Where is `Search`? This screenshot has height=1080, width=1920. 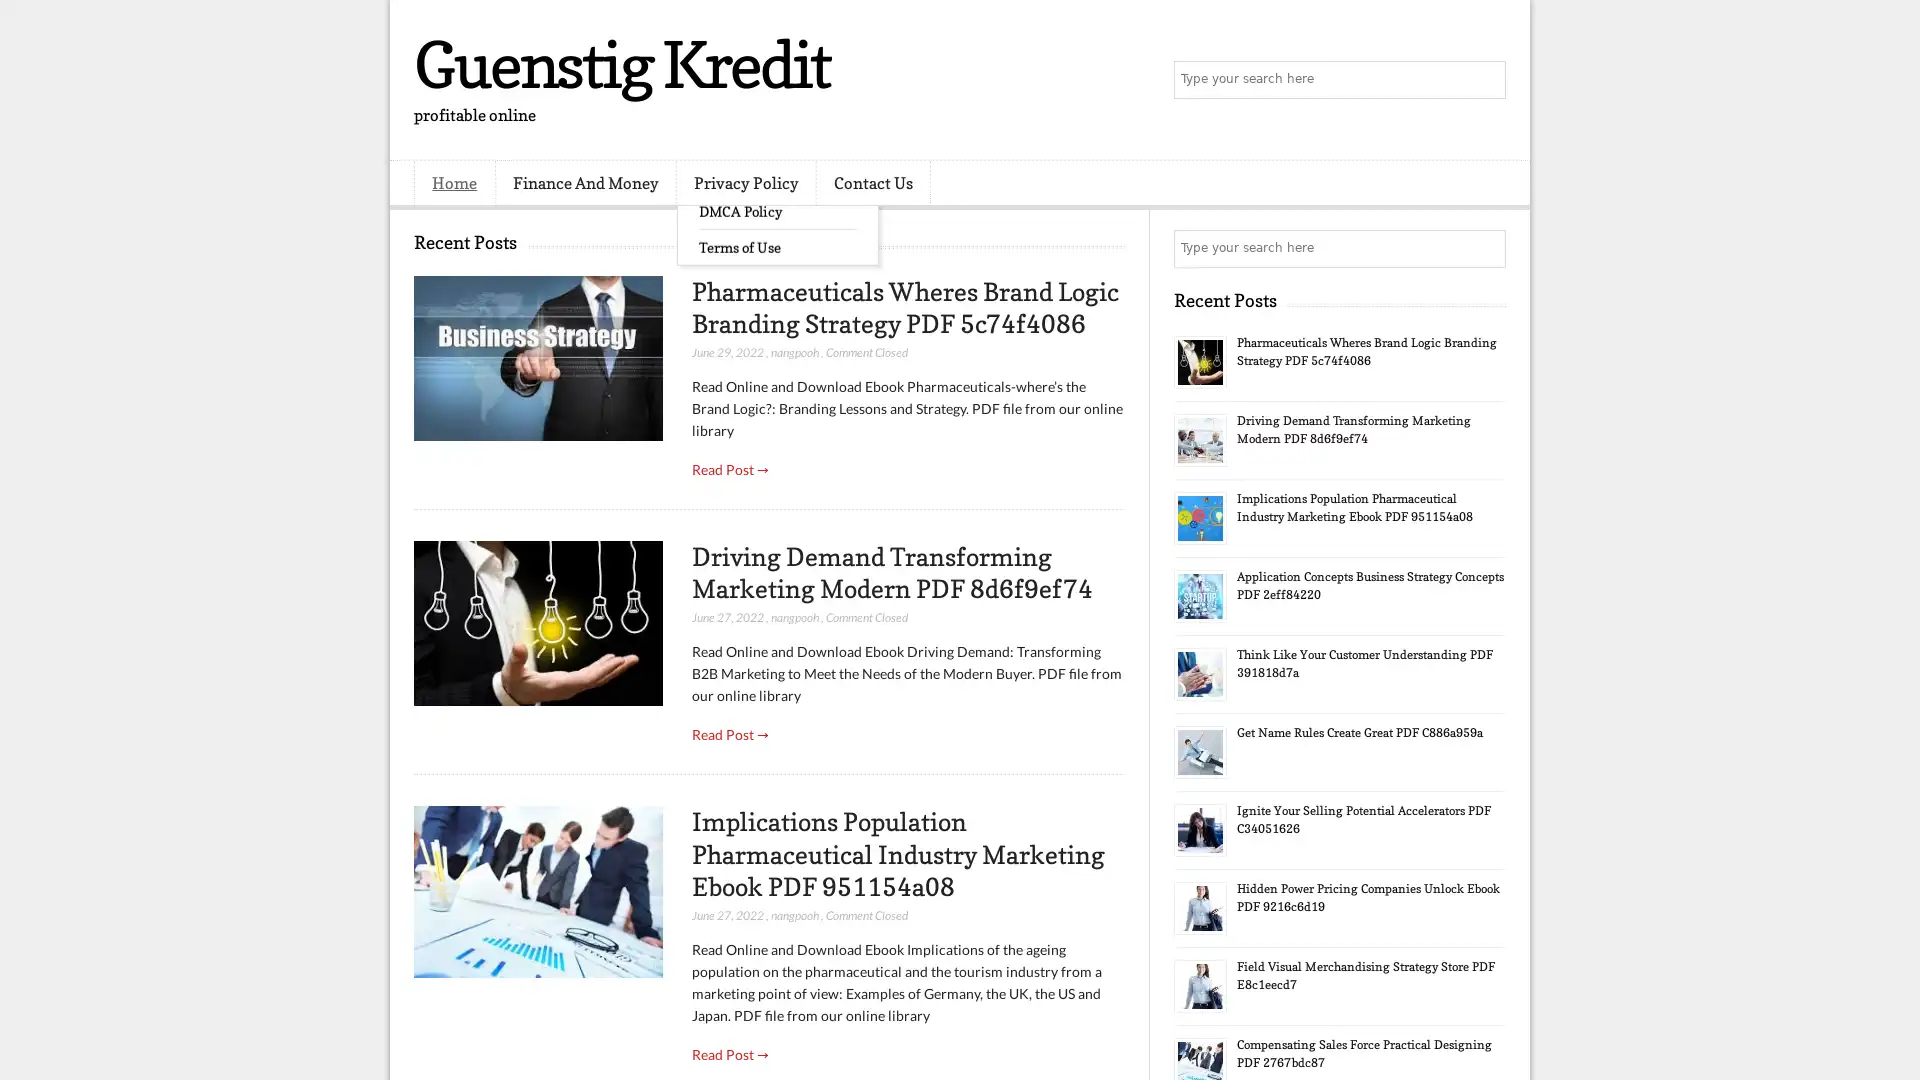
Search is located at coordinates (1485, 248).